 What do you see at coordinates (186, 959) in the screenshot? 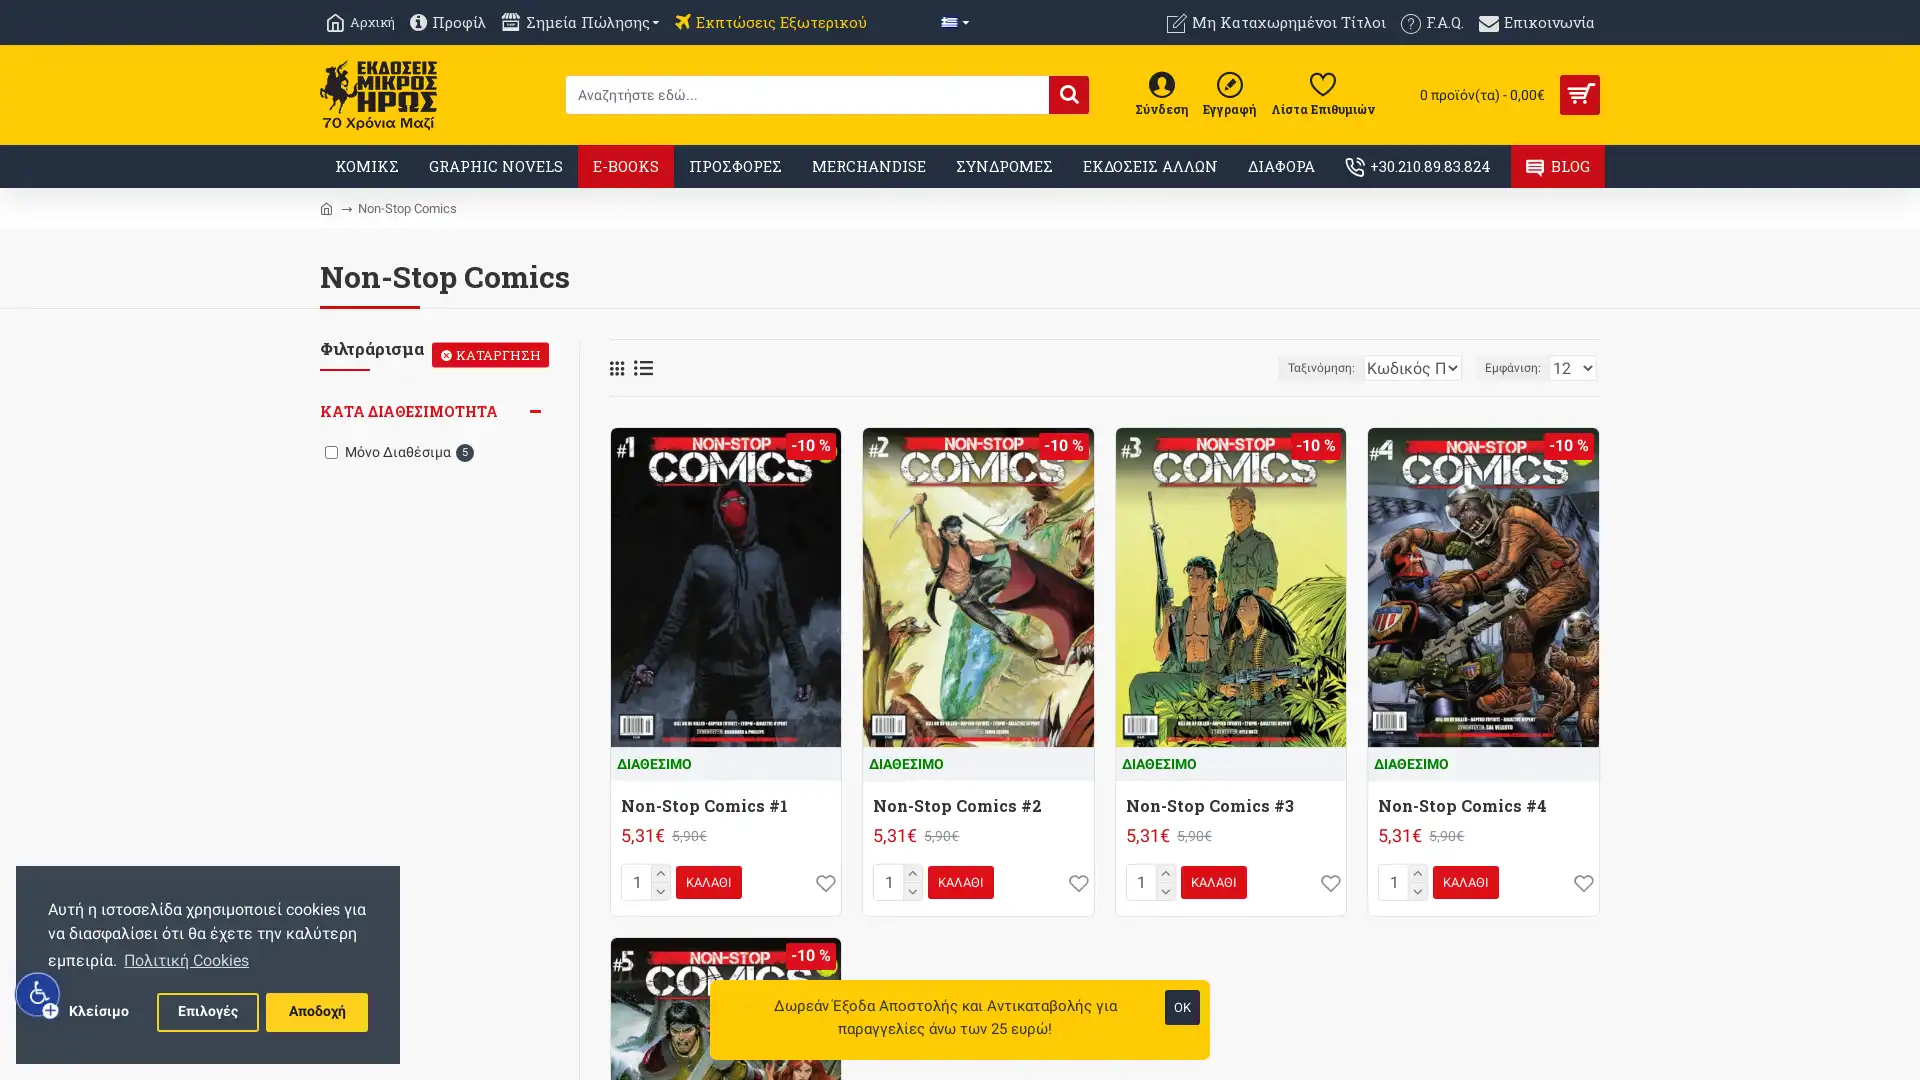
I see `learn more about cookies` at bounding box center [186, 959].